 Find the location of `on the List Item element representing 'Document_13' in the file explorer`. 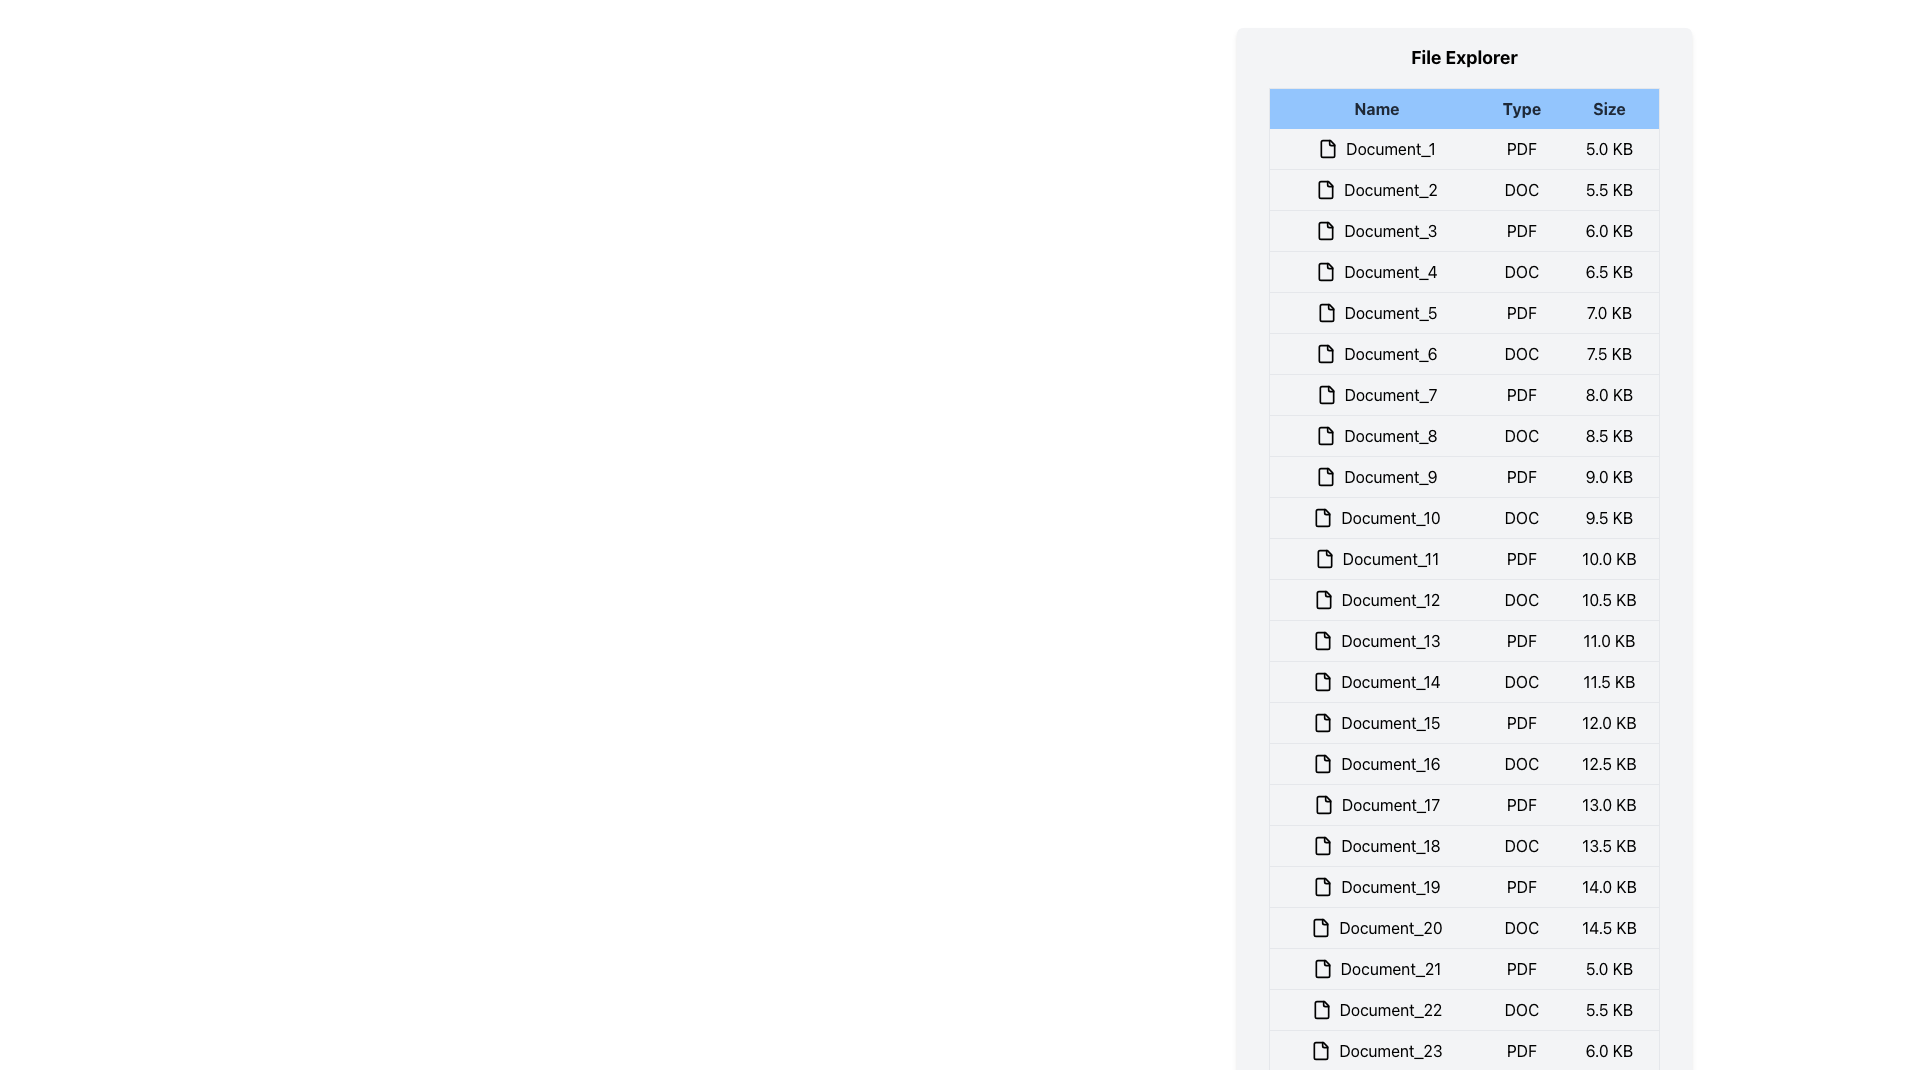

on the List Item element representing 'Document_13' in the file explorer is located at coordinates (1464, 640).